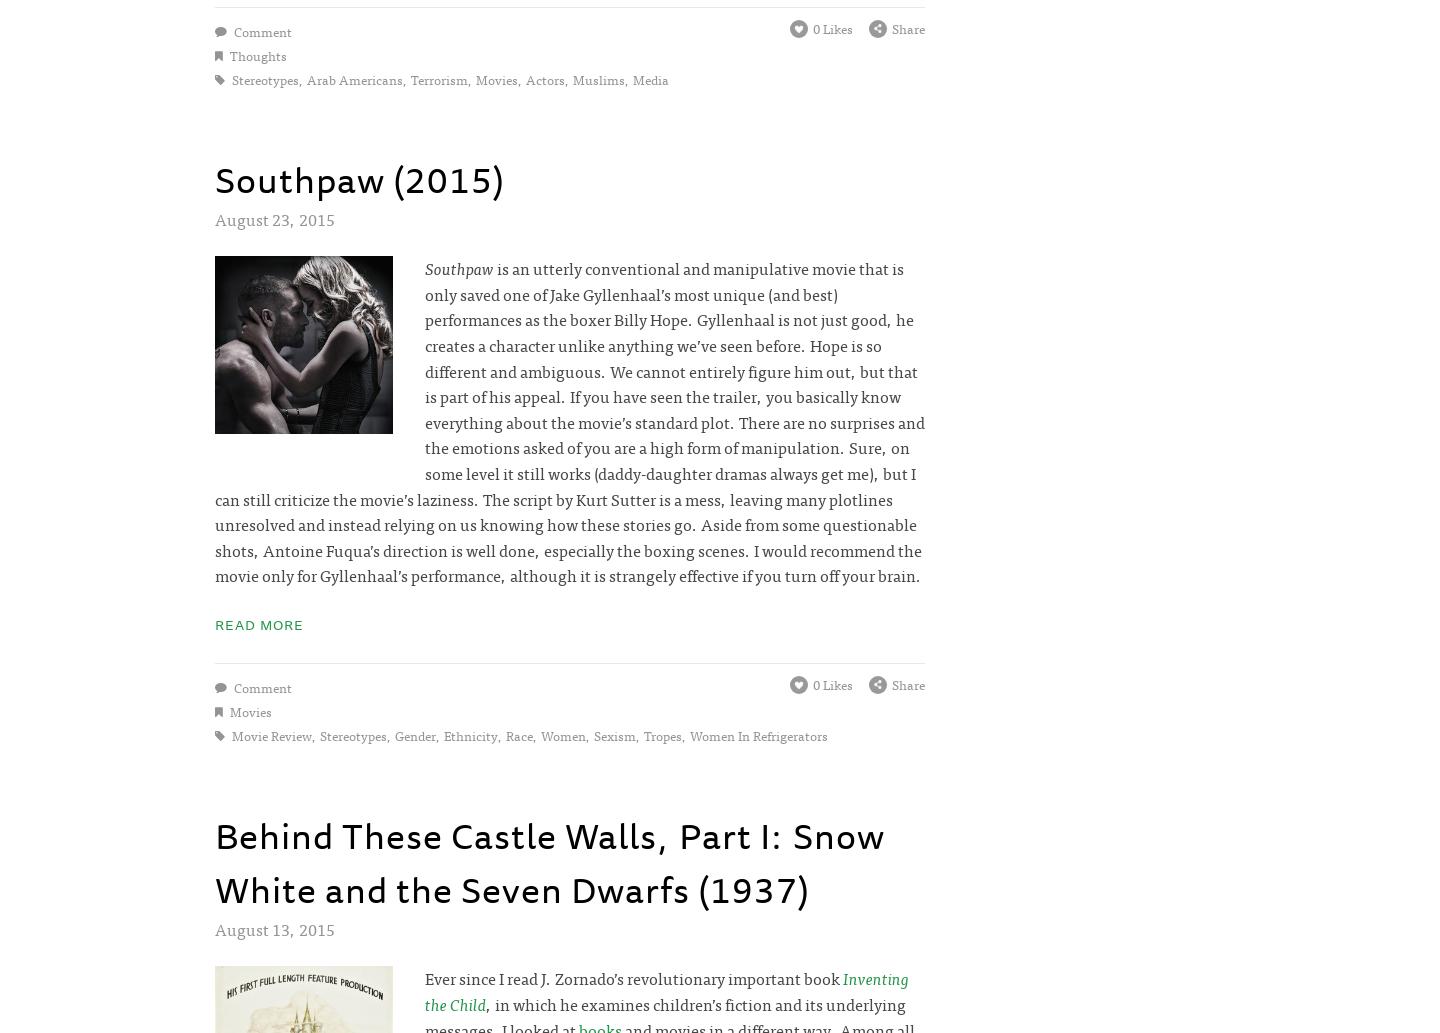 The image size is (1440, 1033). Describe the element at coordinates (413, 735) in the screenshot. I see `'gender'` at that location.